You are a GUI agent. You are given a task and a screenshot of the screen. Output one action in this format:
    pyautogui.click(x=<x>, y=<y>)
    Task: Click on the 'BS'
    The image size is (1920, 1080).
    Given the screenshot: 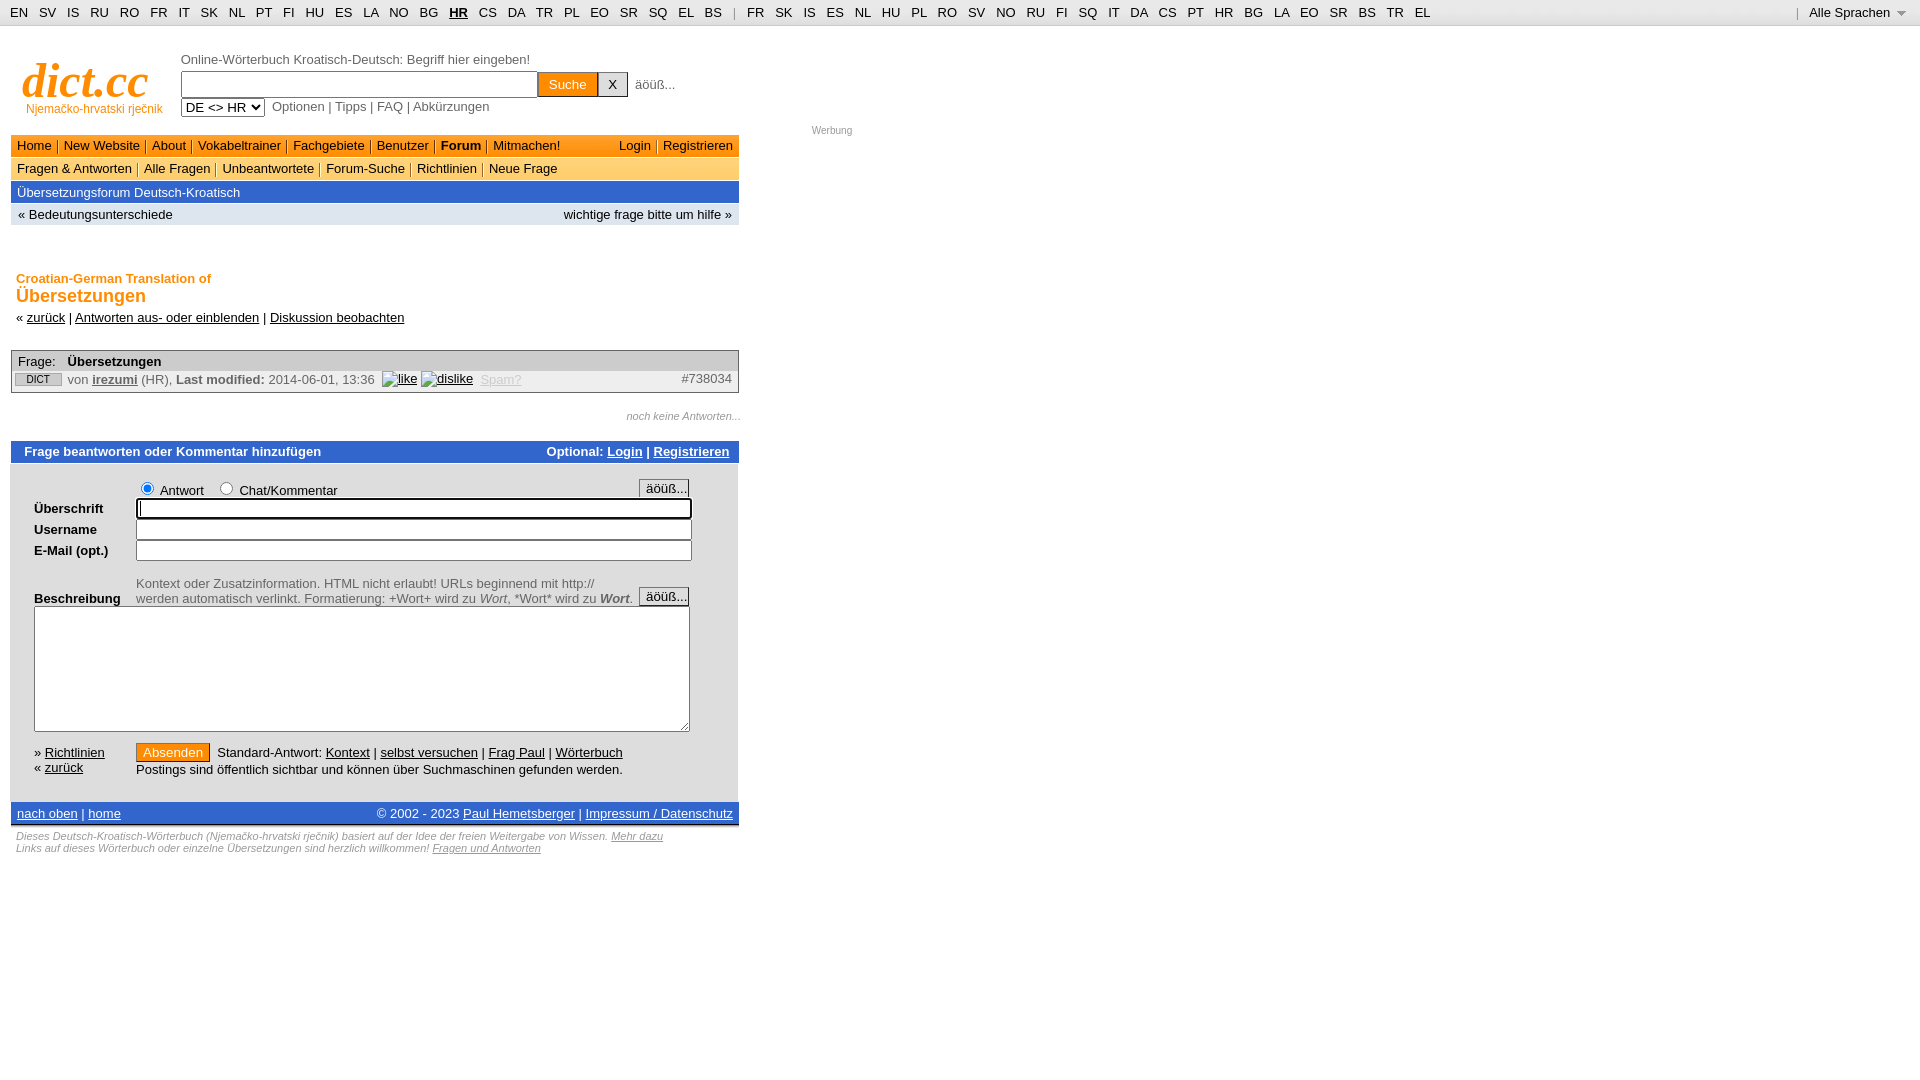 What is the action you would take?
    pyautogui.click(x=713, y=12)
    